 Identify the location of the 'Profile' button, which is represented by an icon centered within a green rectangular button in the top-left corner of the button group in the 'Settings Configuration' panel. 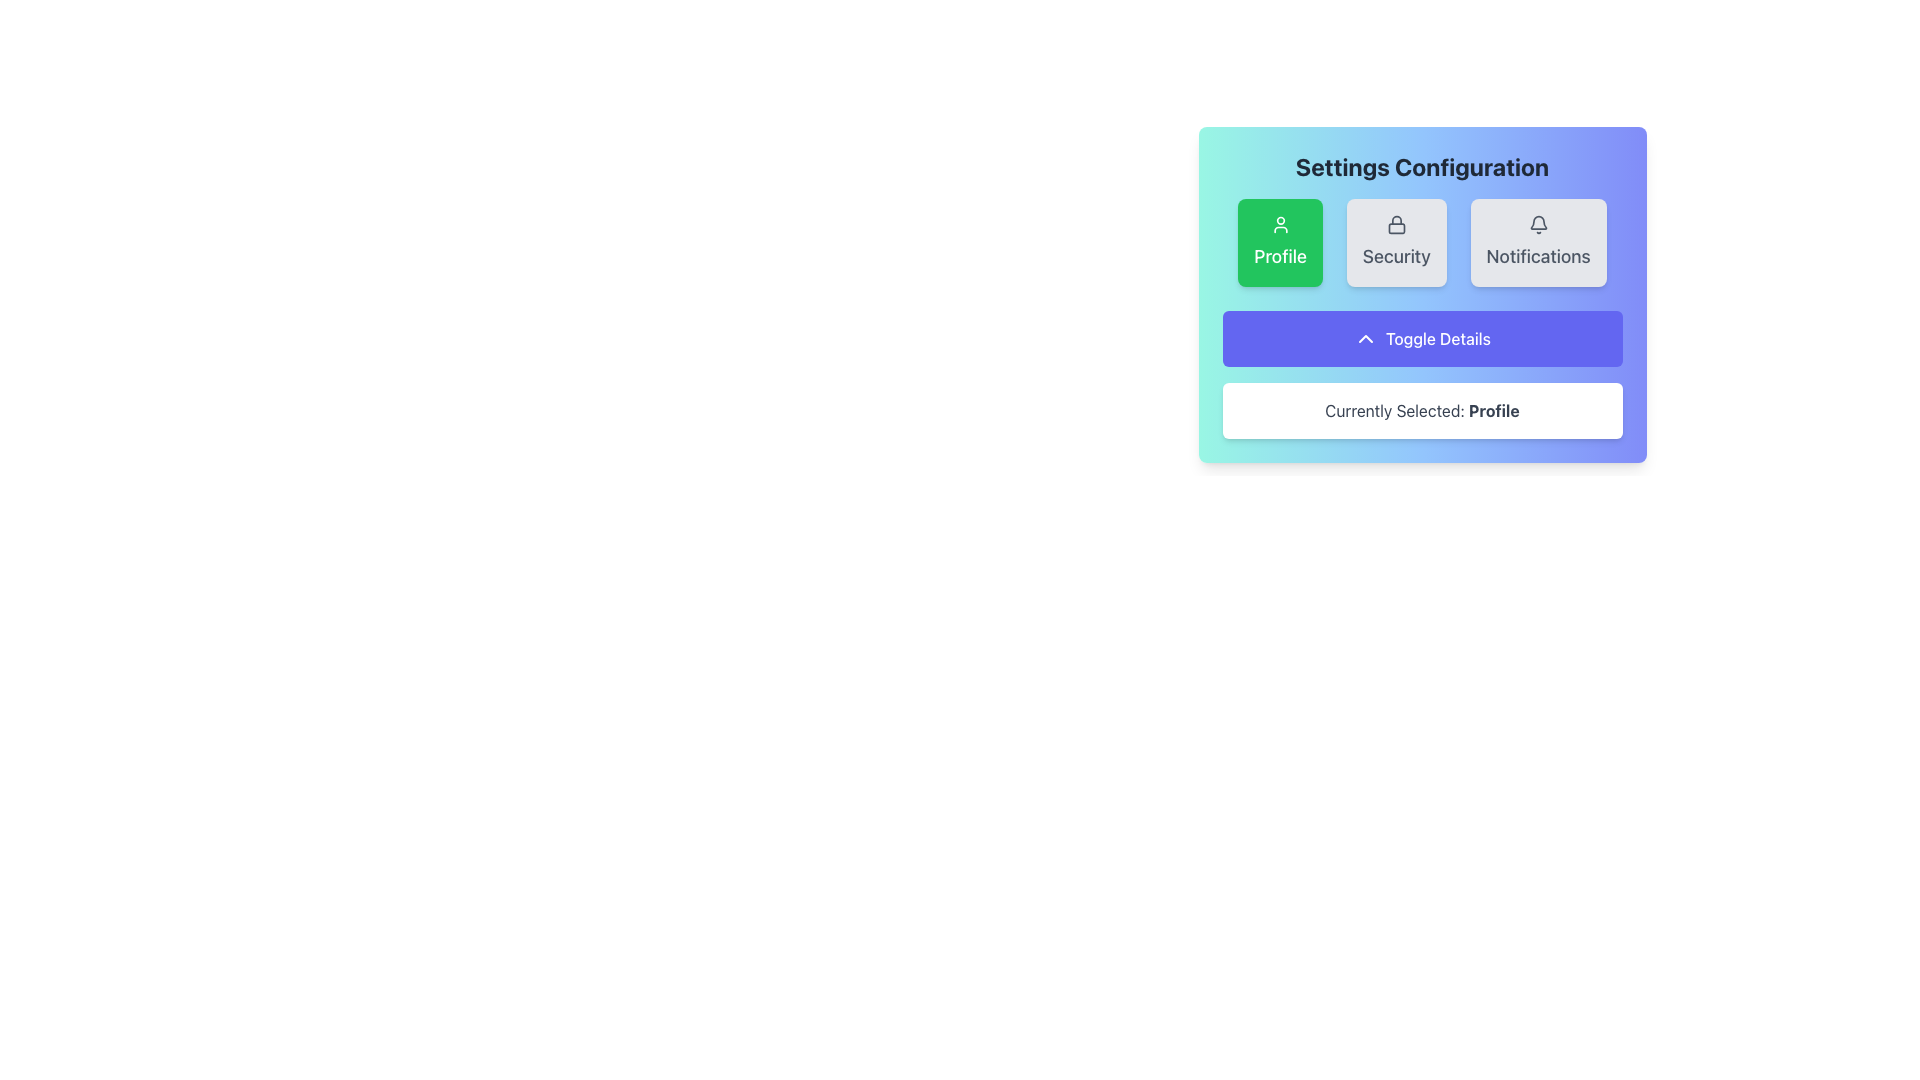
(1280, 224).